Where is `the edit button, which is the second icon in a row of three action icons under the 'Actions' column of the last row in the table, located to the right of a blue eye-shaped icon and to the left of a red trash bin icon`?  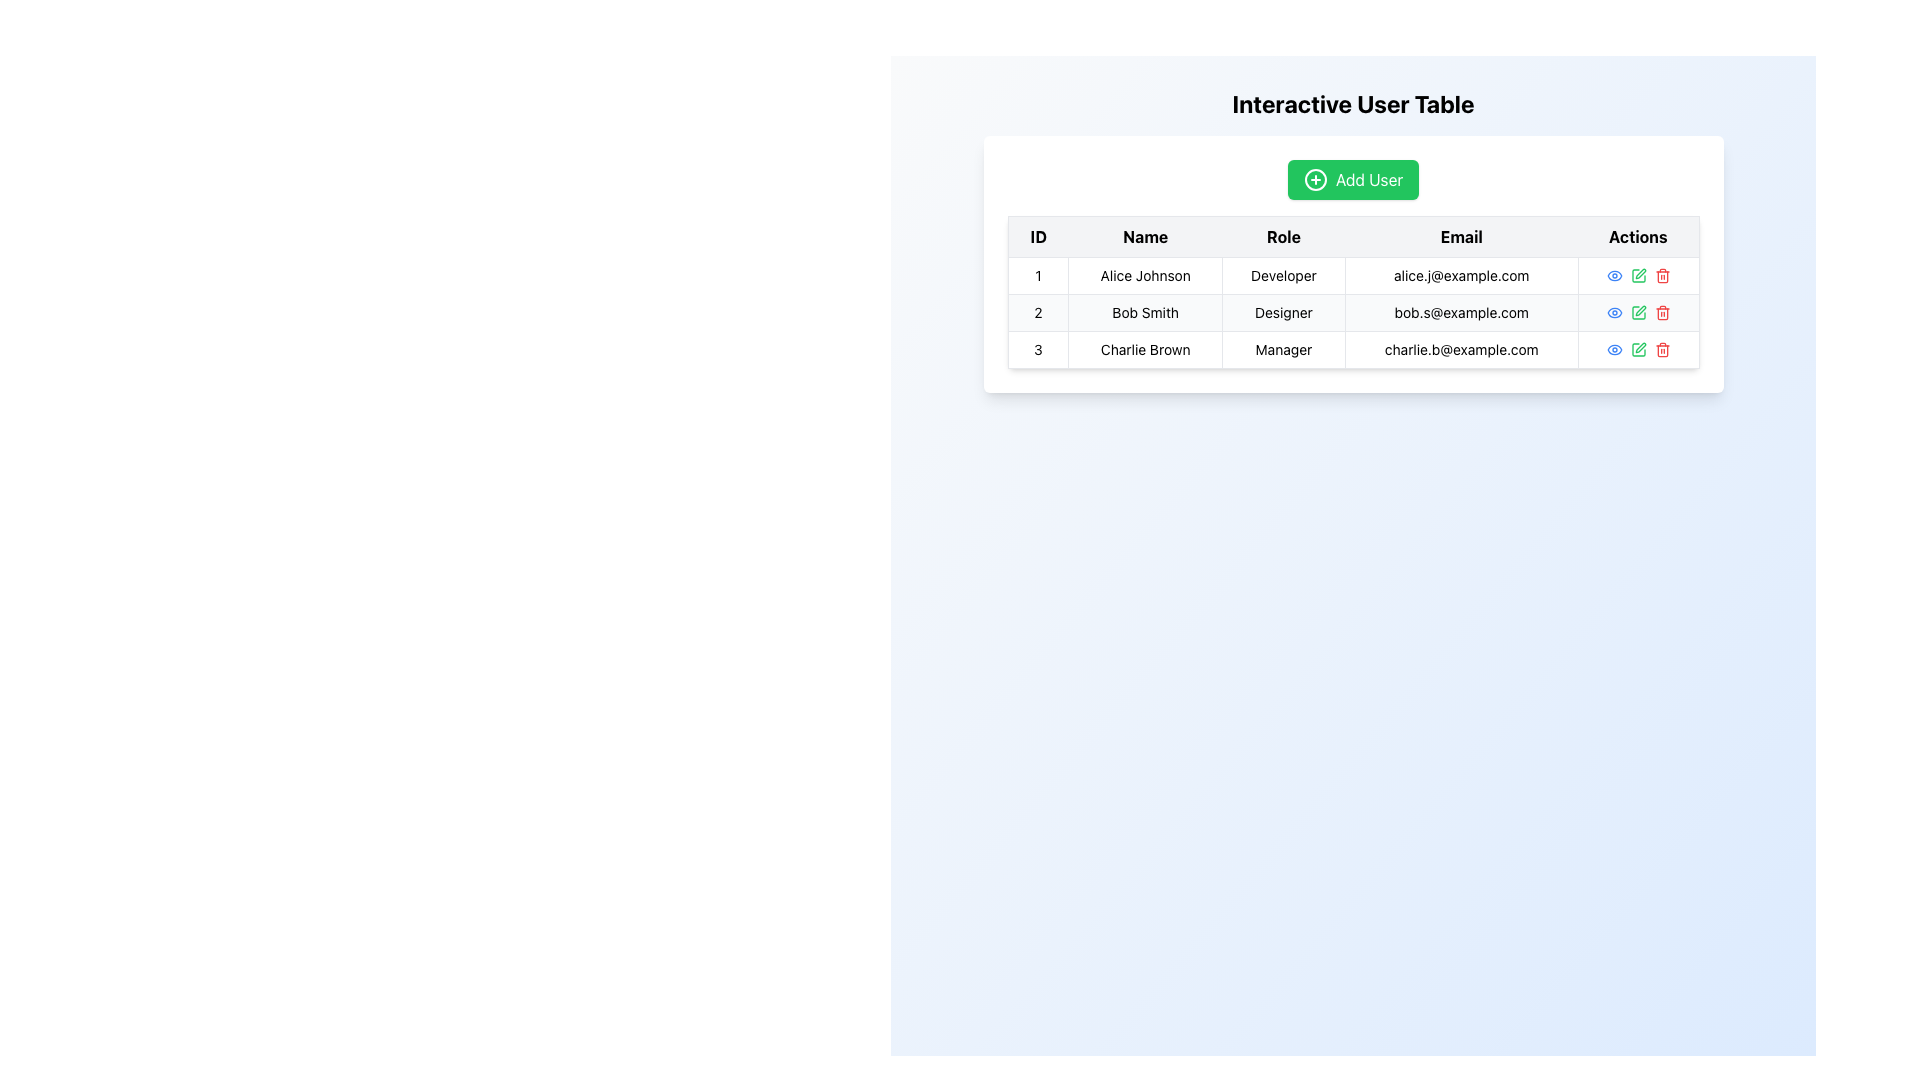 the edit button, which is the second icon in a row of three action icons under the 'Actions' column of the last row in the table, located to the right of a blue eye-shaped icon and to the left of a red trash bin icon is located at coordinates (1638, 349).